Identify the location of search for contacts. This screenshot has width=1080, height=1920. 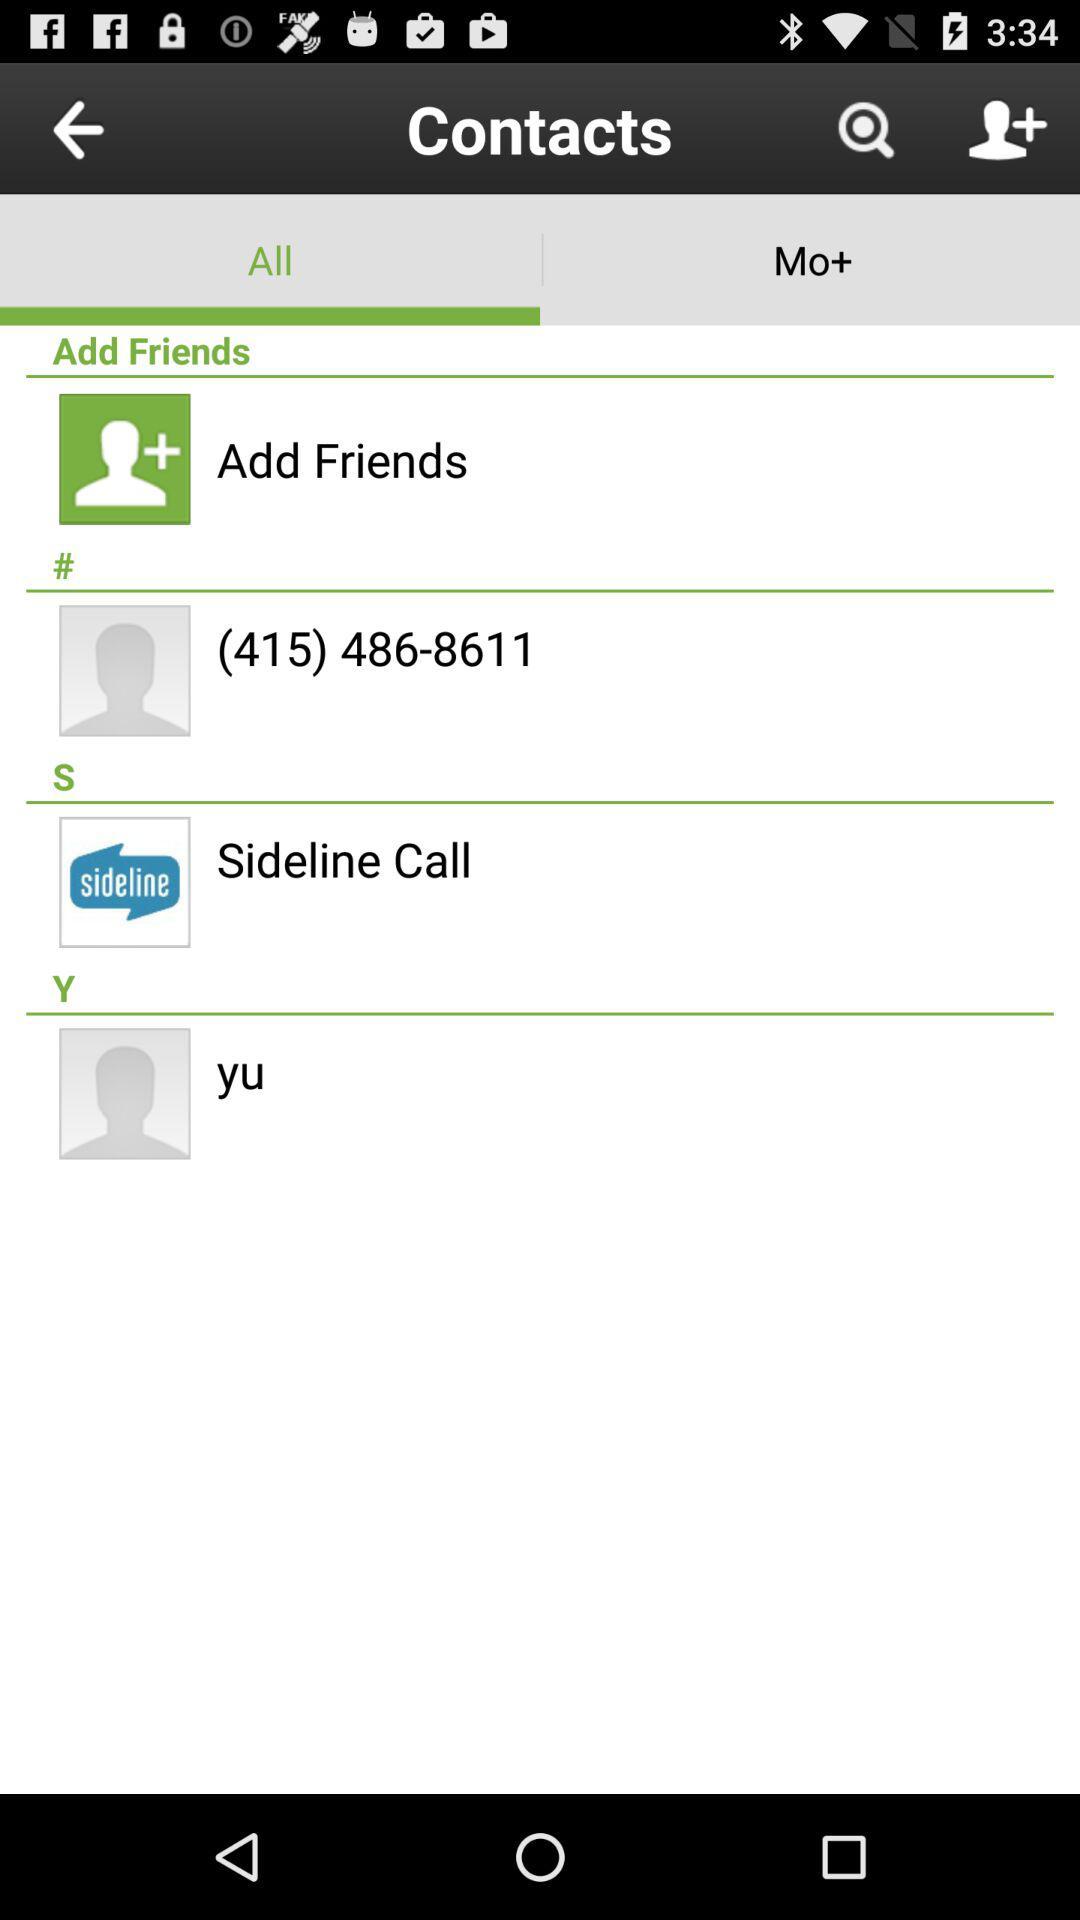
(864, 127).